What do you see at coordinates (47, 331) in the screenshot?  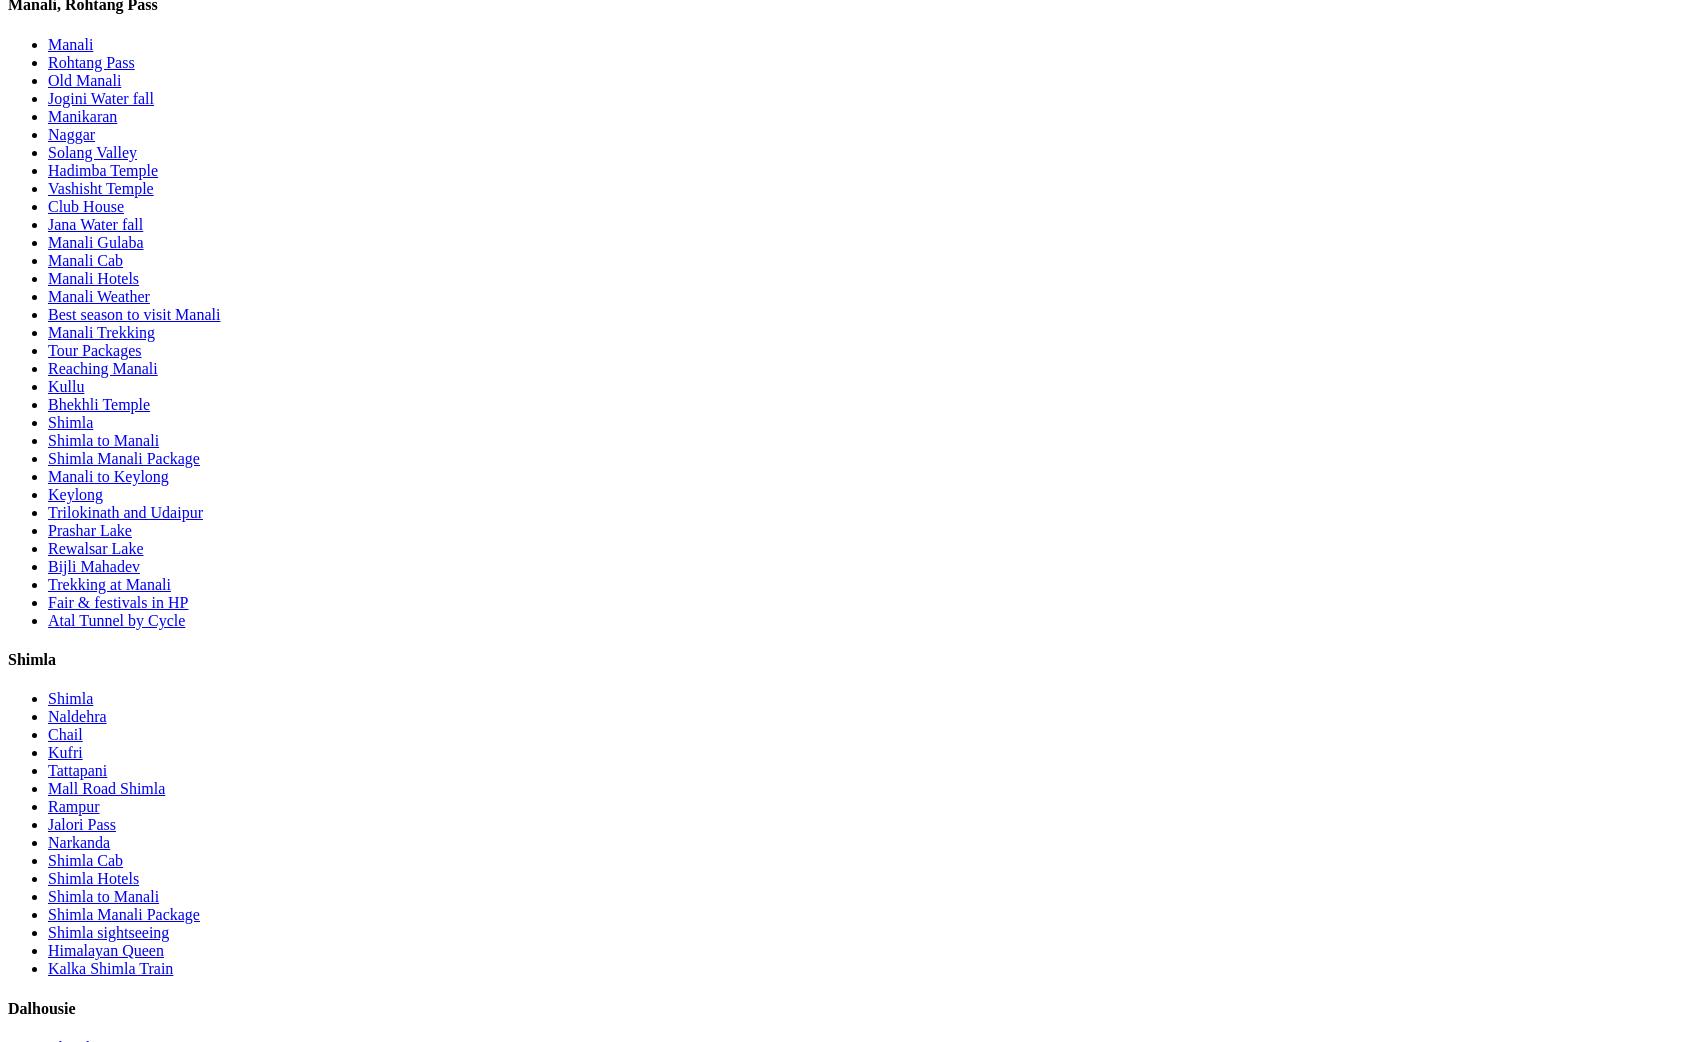 I see `'Manali Trekking'` at bounding box center [47, 331].